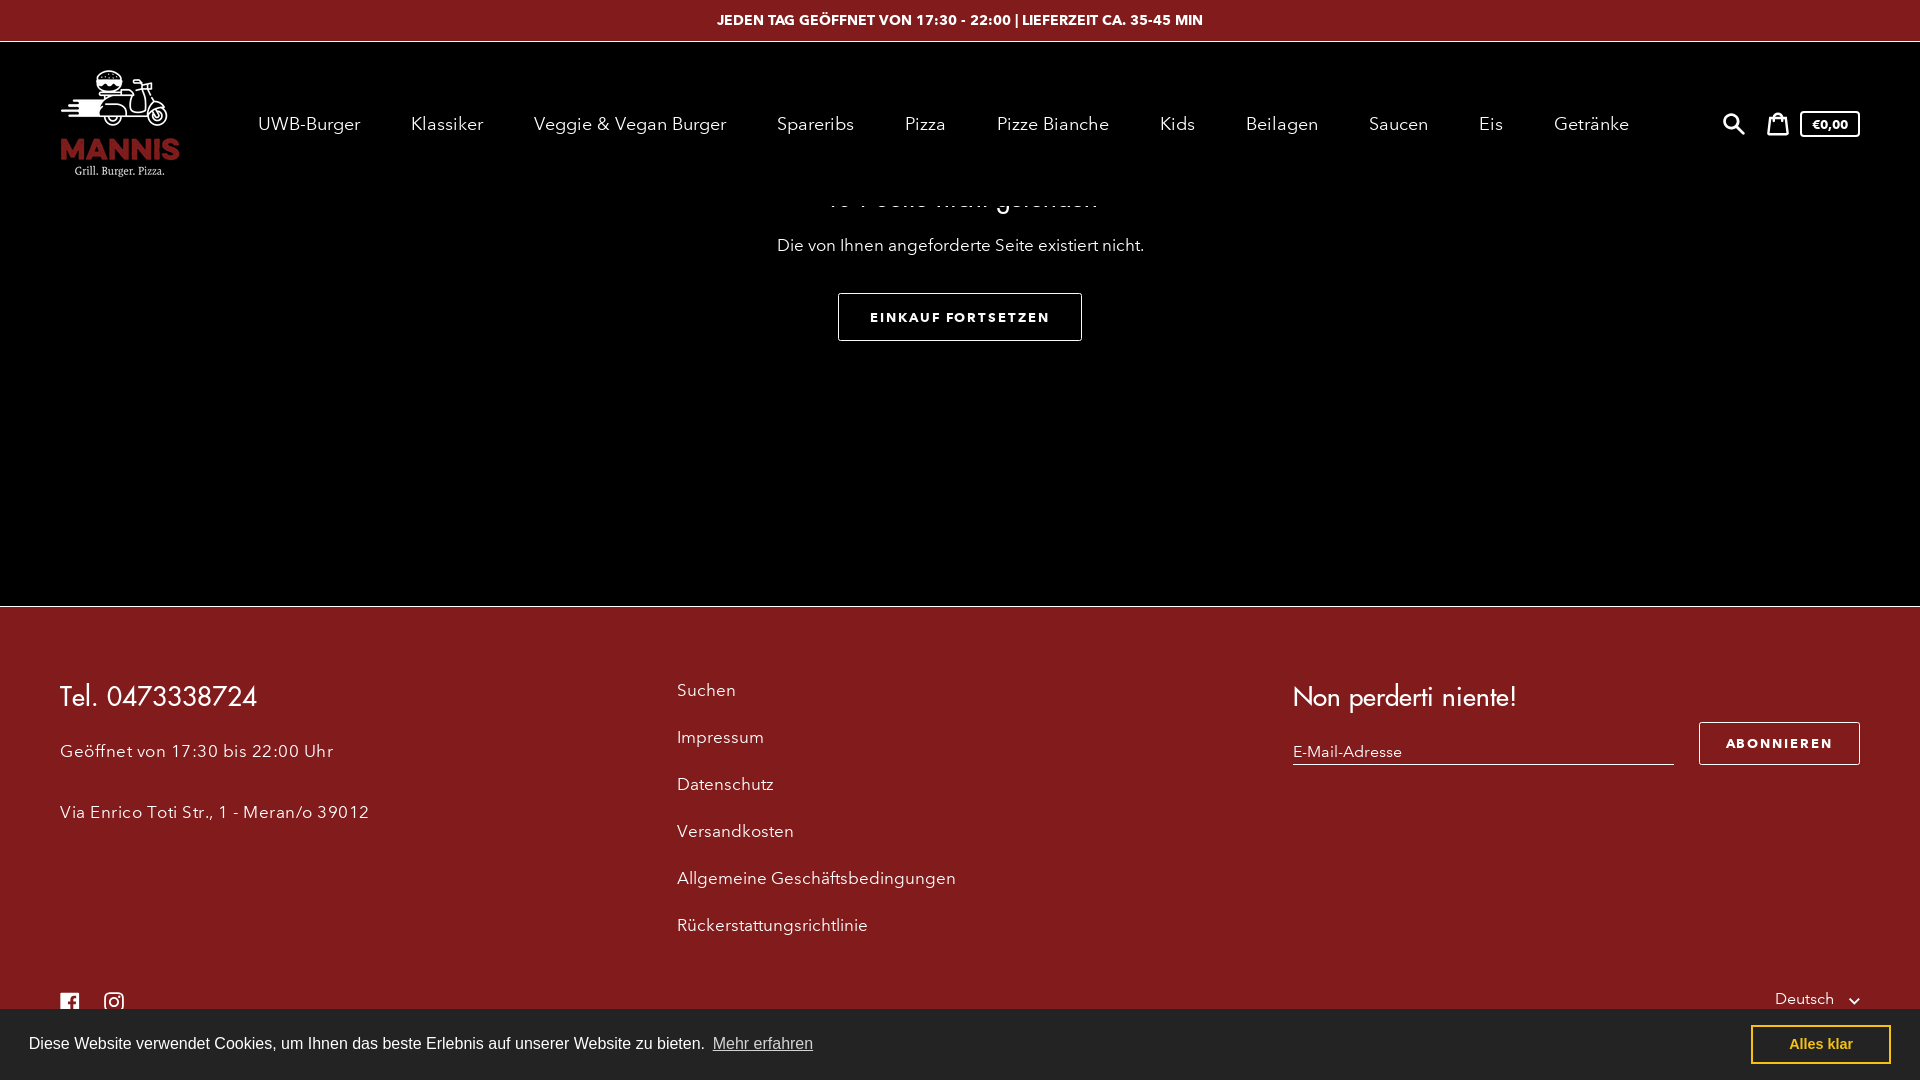 The height and width of the screenshot is (1080, 1920). I want to click on 'Pizza', so click(926, 123).